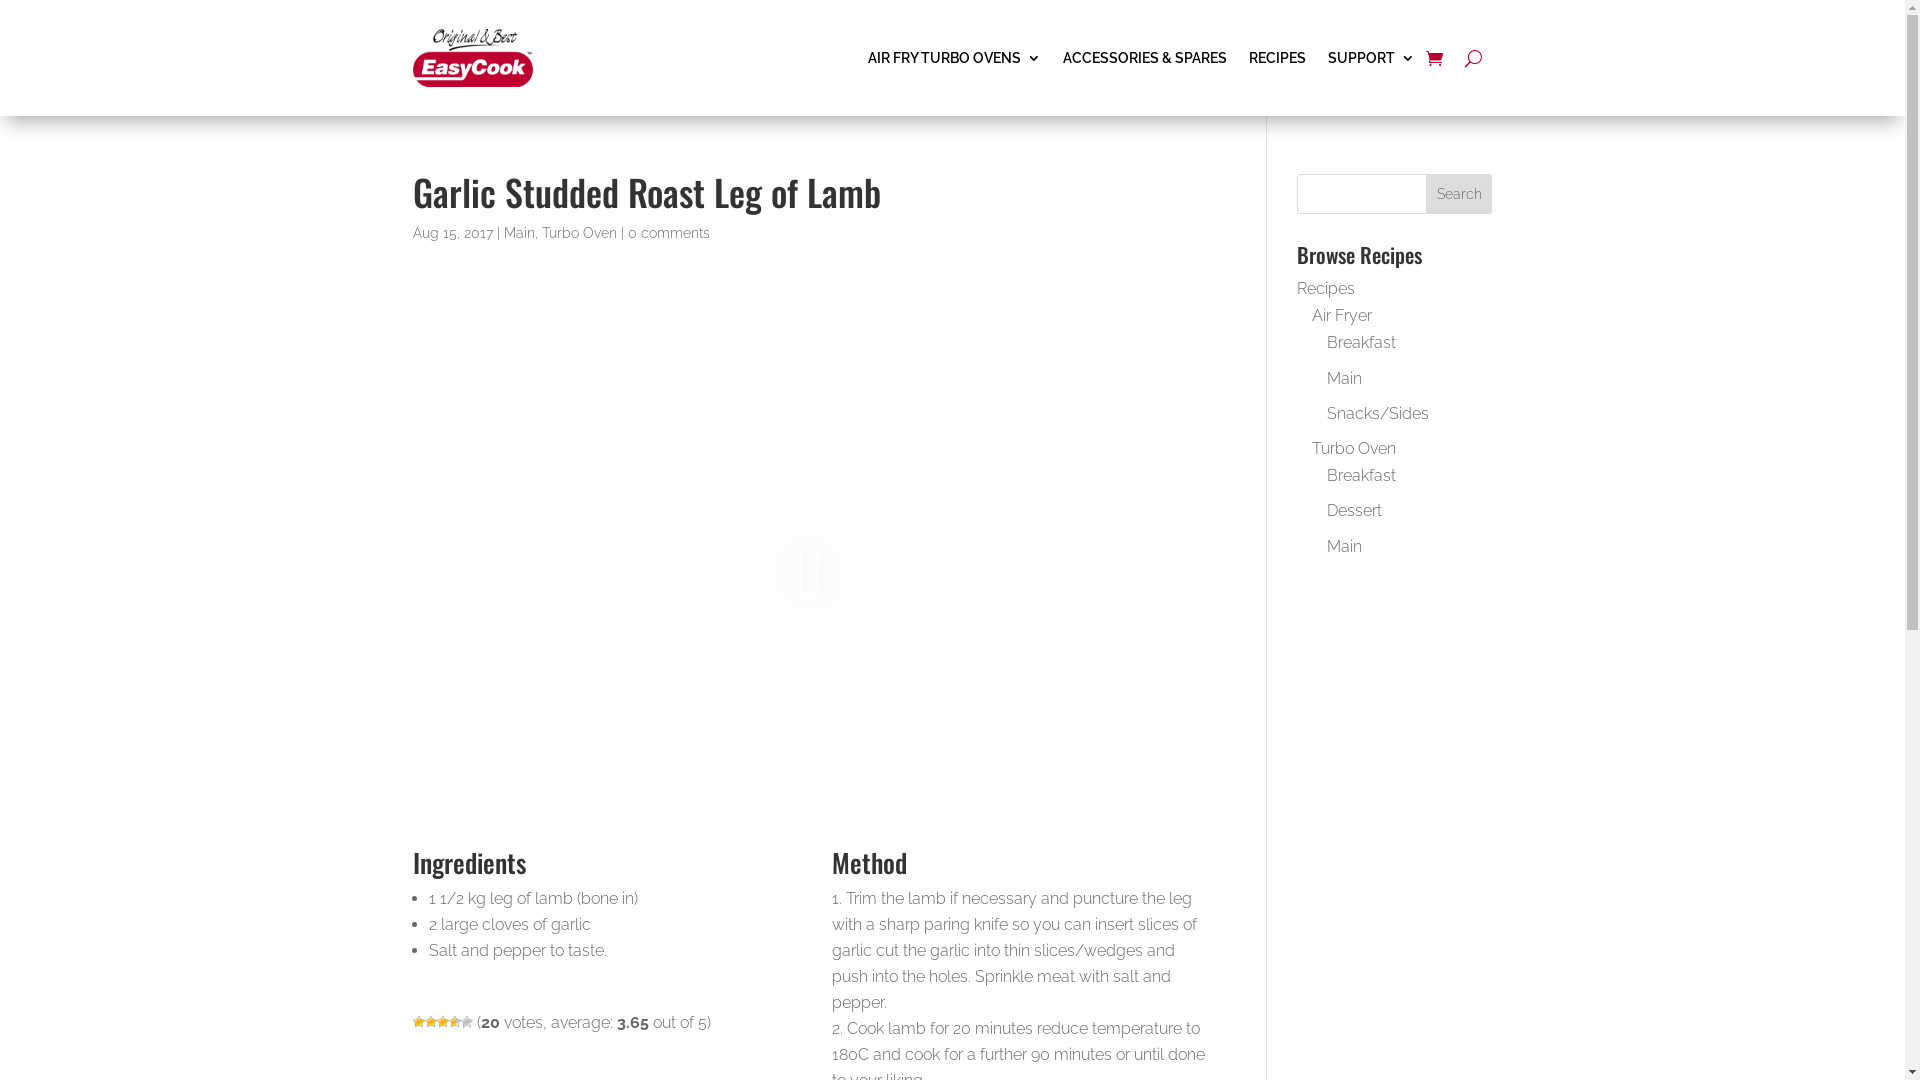 The height and width of the screenshot is (1080, 1920). I want to click on '5 Stars', so click(464, 1022).